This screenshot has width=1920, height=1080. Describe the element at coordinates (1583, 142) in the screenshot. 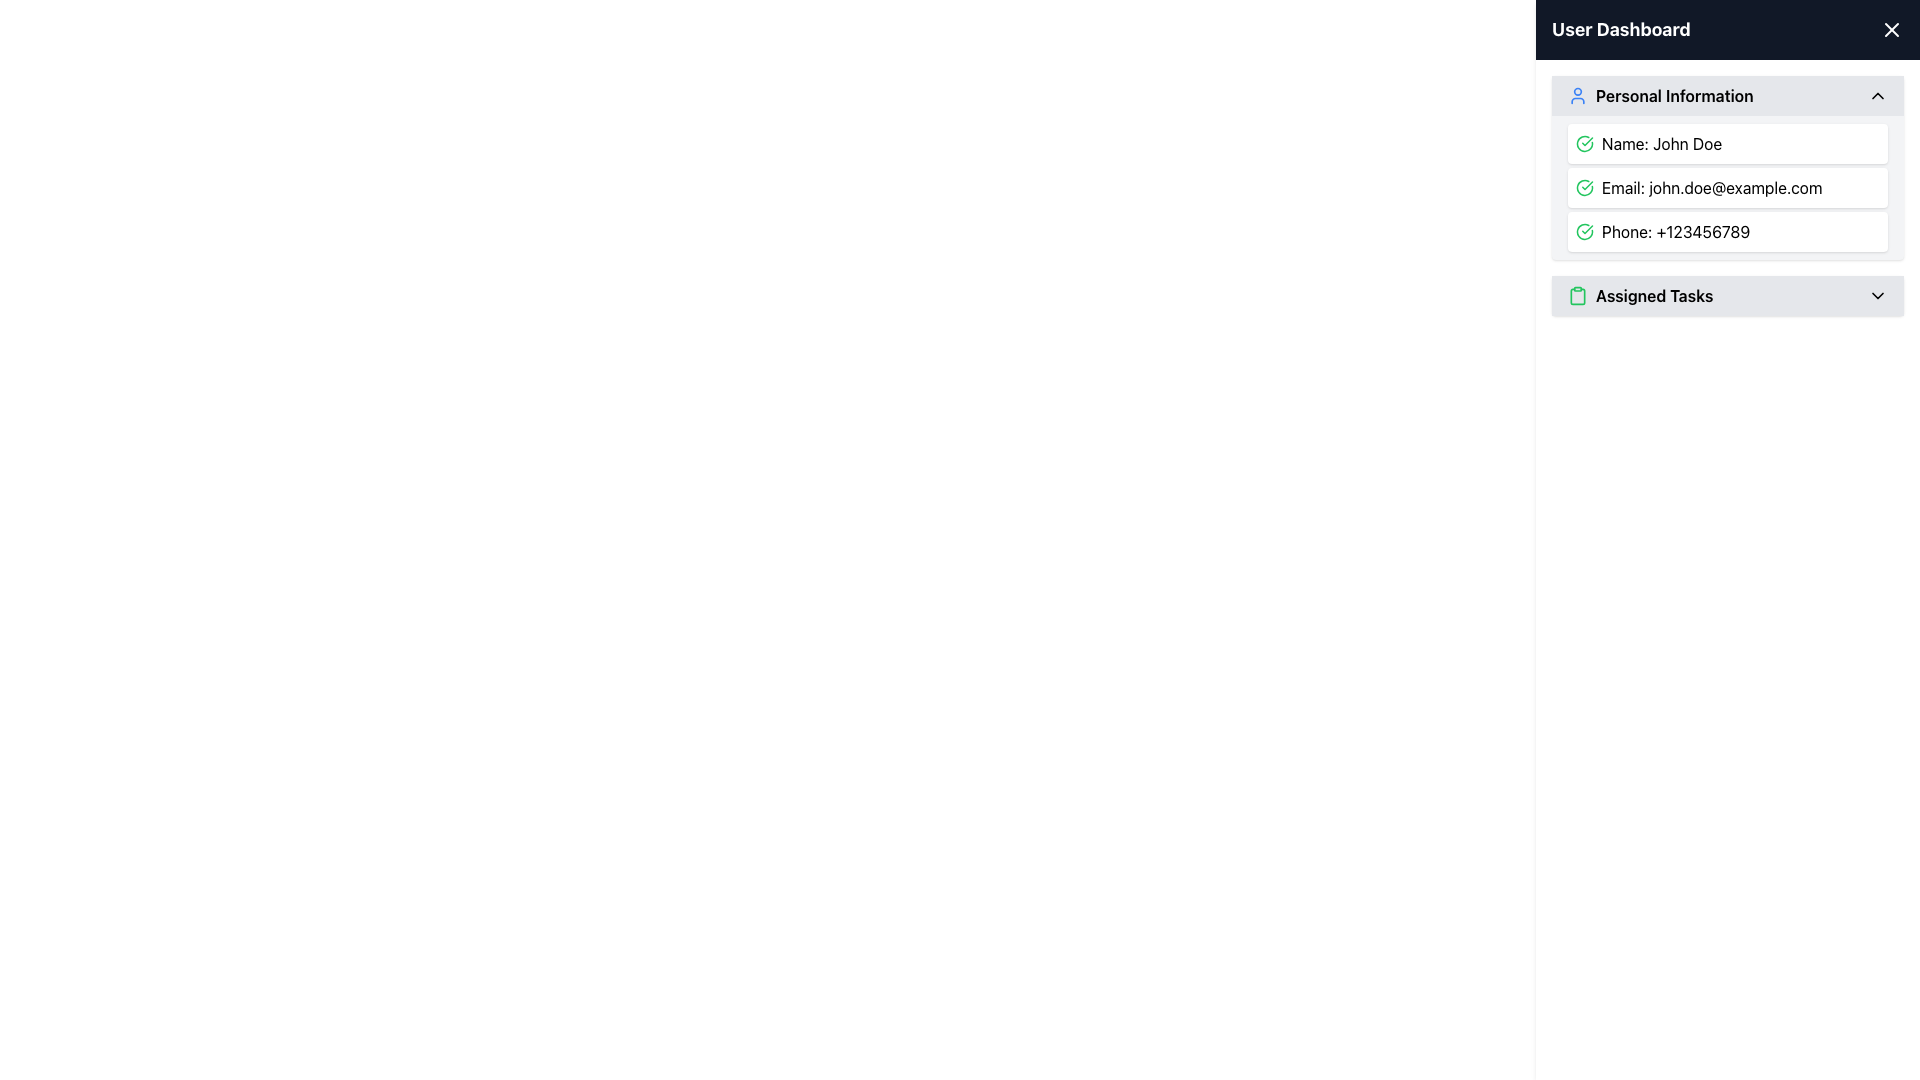

I see `the decorative status-indicating icon located in the 'Personal Information' section next to the 'Name: John Doe' label` at that location.